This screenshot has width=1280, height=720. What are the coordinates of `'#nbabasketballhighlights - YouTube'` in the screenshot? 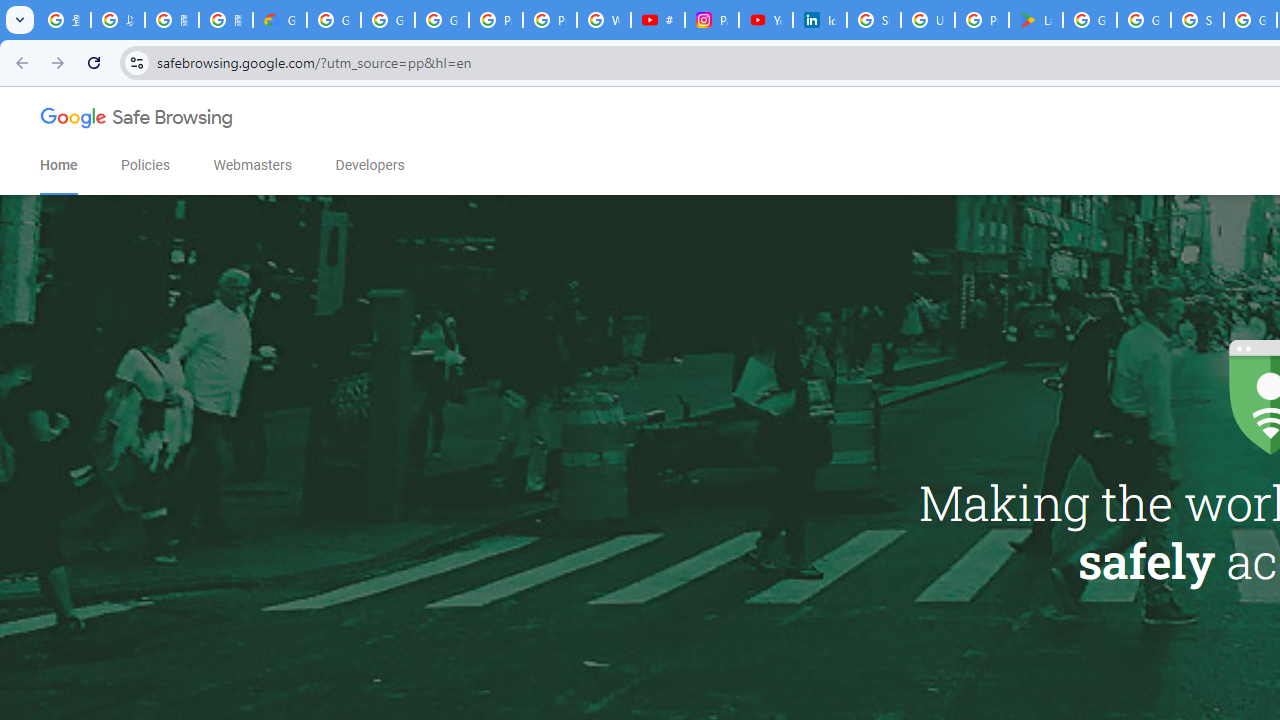 It's located at (657, 20).